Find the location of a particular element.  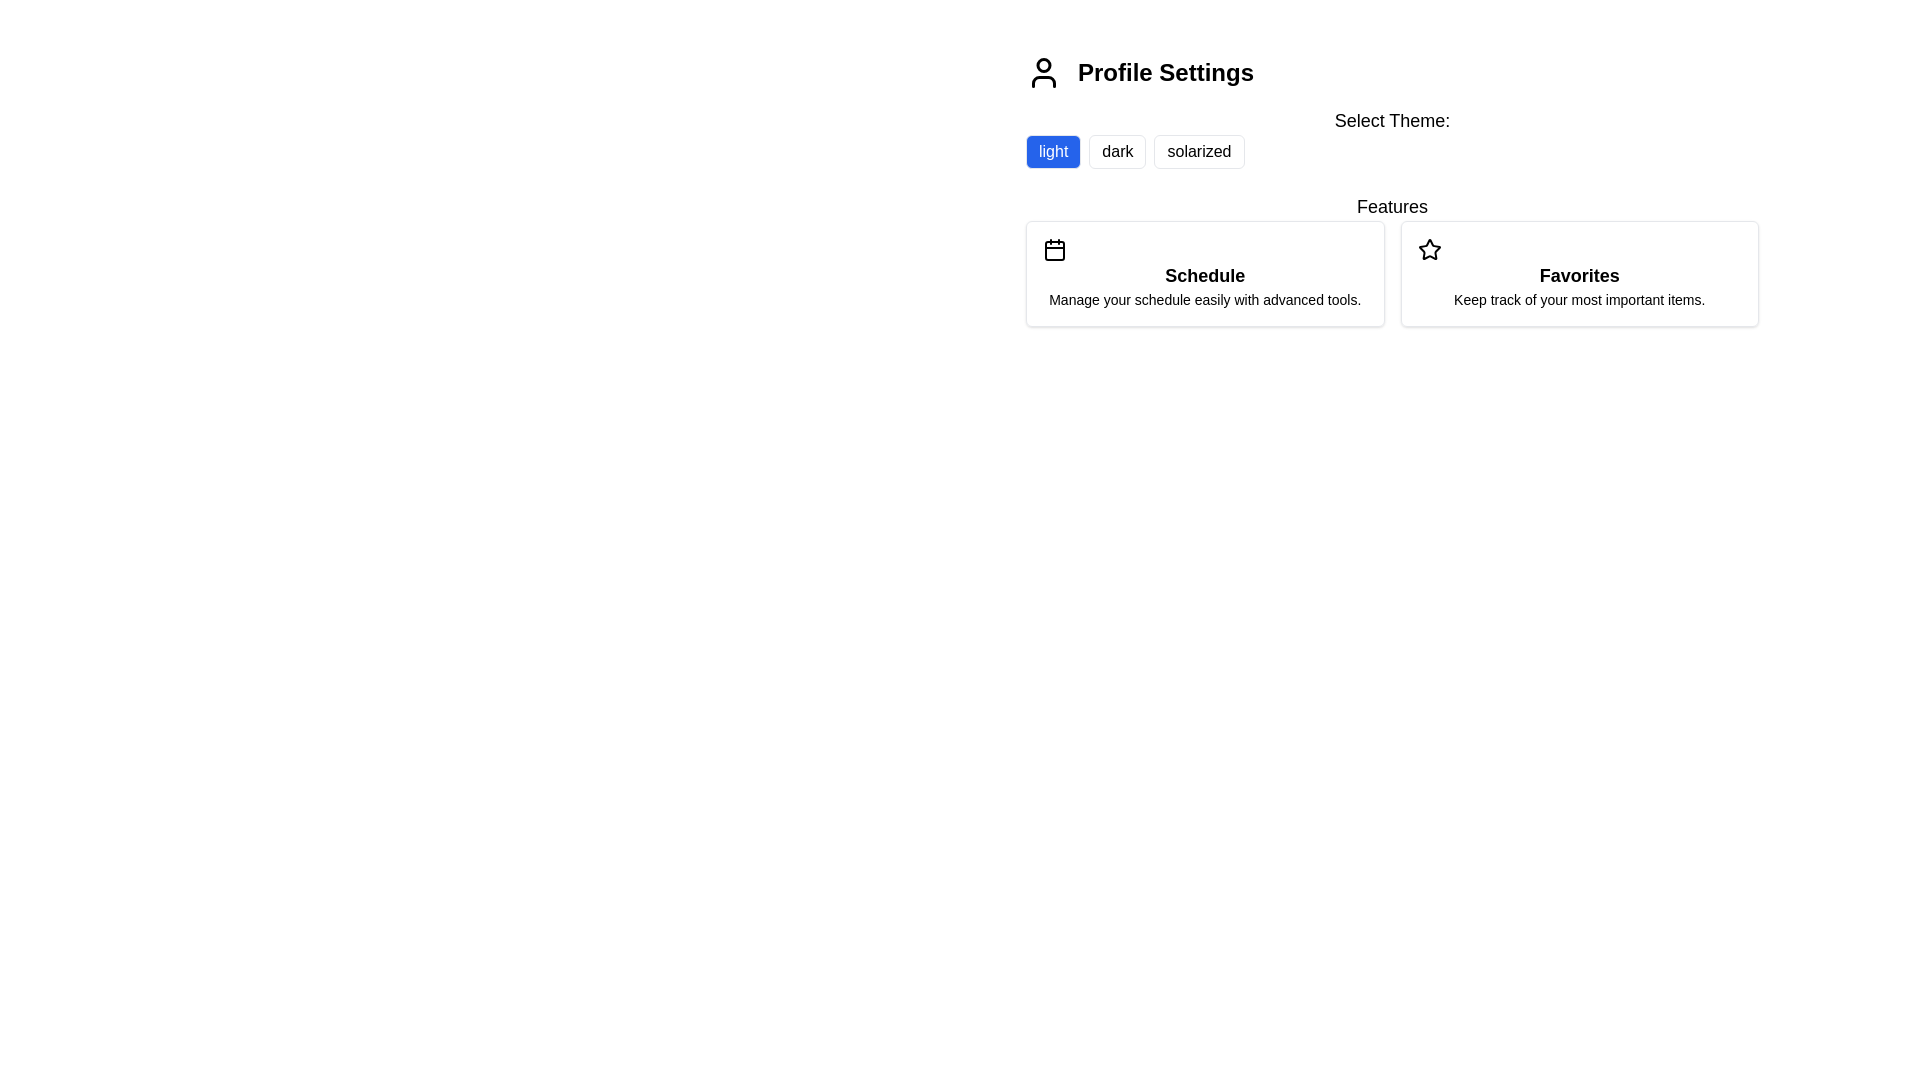

the user profile icon, which is a circular shape with a semicircular body, located to the left of the 'Profile Settings' text in the header area is located at coordinates (1042, 72).